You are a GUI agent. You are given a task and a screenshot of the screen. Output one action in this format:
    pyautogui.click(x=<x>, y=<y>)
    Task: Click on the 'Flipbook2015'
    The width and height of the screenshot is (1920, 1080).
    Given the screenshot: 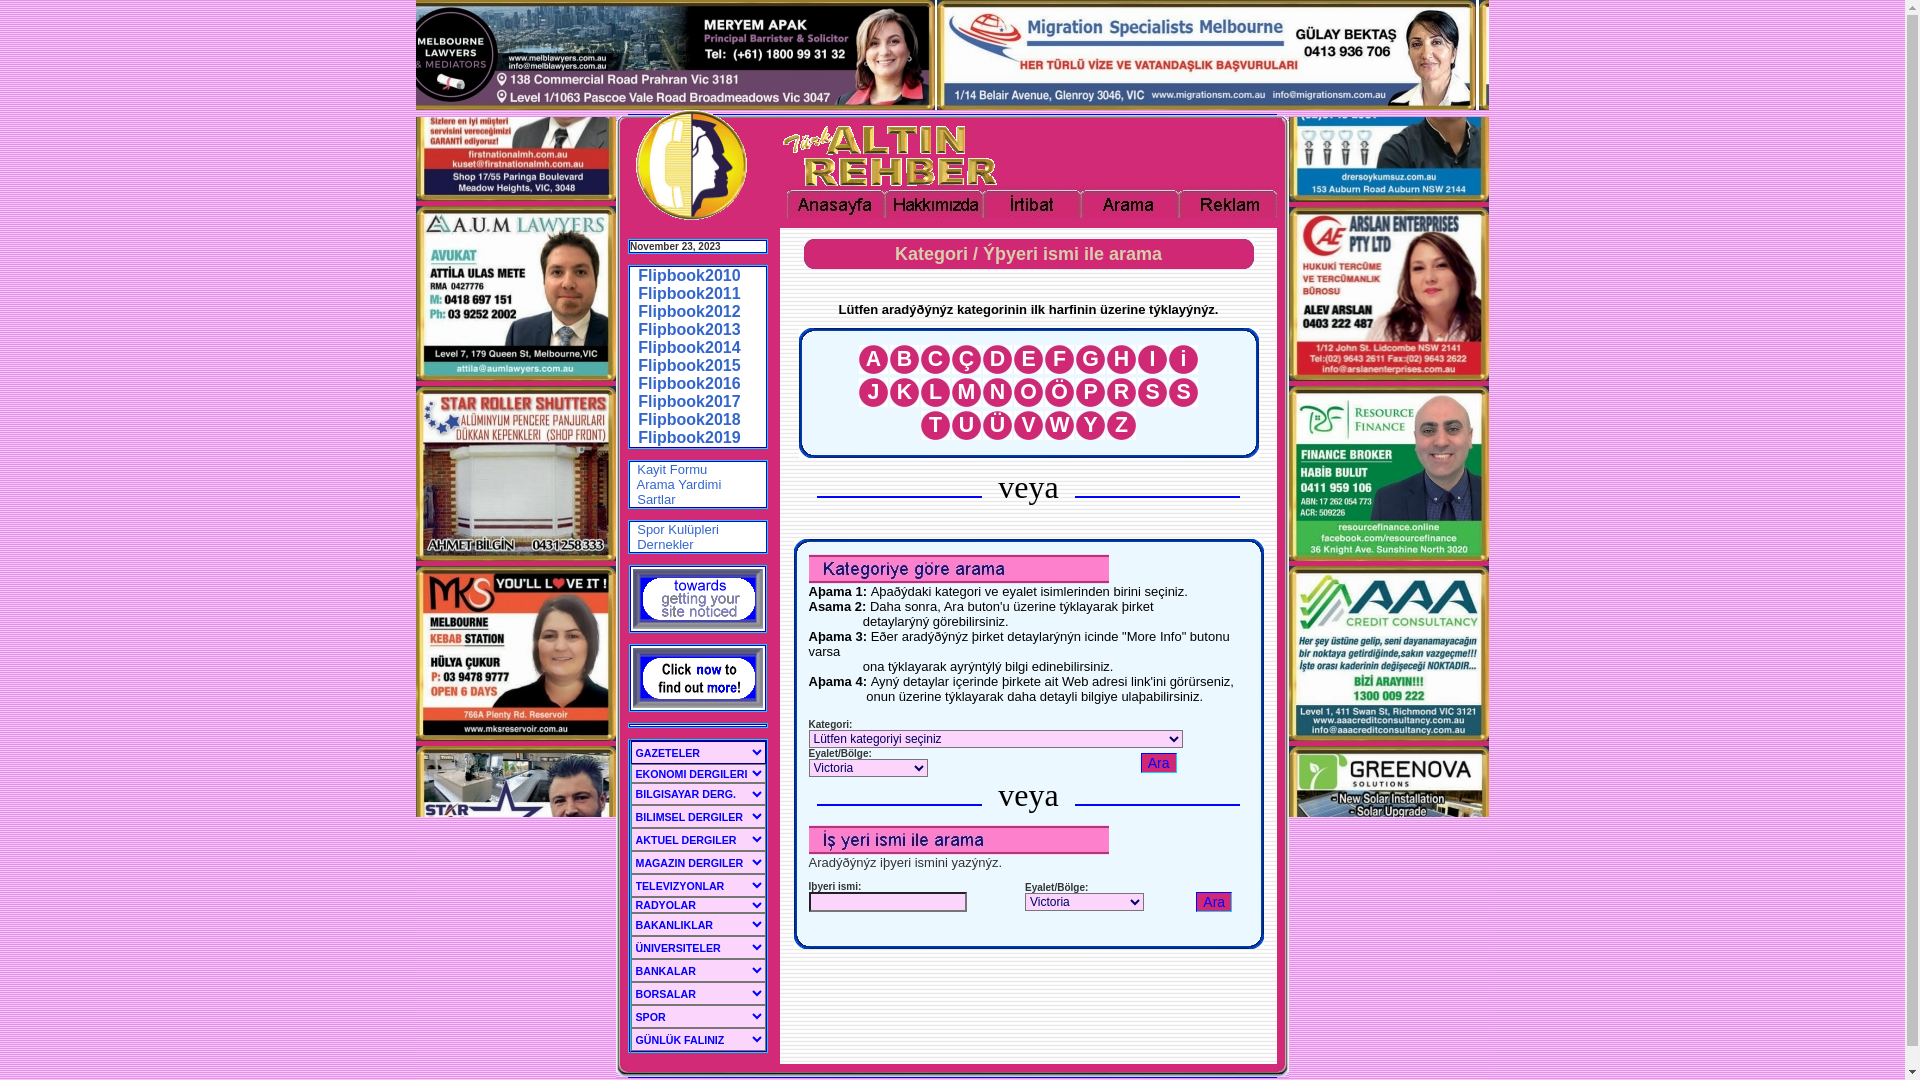 What is the action you would take?
    pyautogui.click(x=689, y=365)
    